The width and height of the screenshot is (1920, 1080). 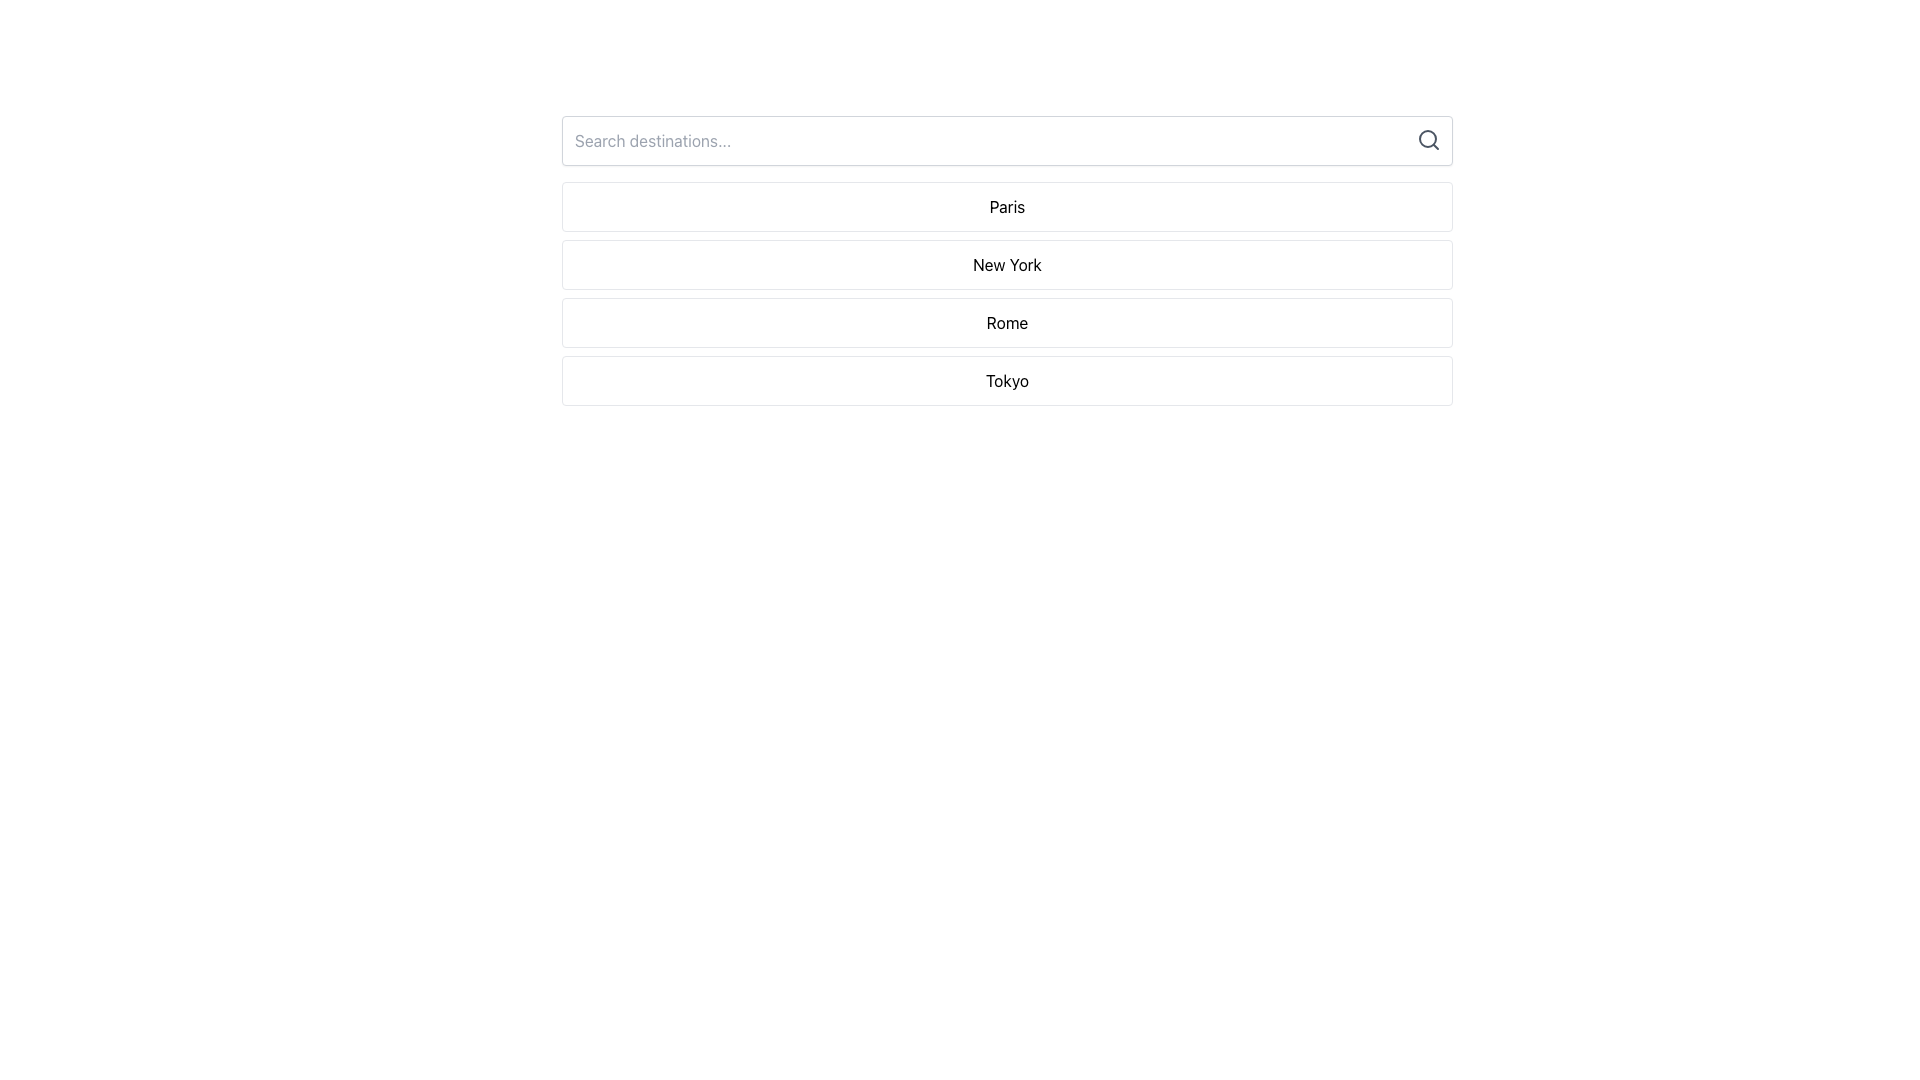 I want to click on the first selectable list item in the dropdown menu, so click(x=1007, y=207).